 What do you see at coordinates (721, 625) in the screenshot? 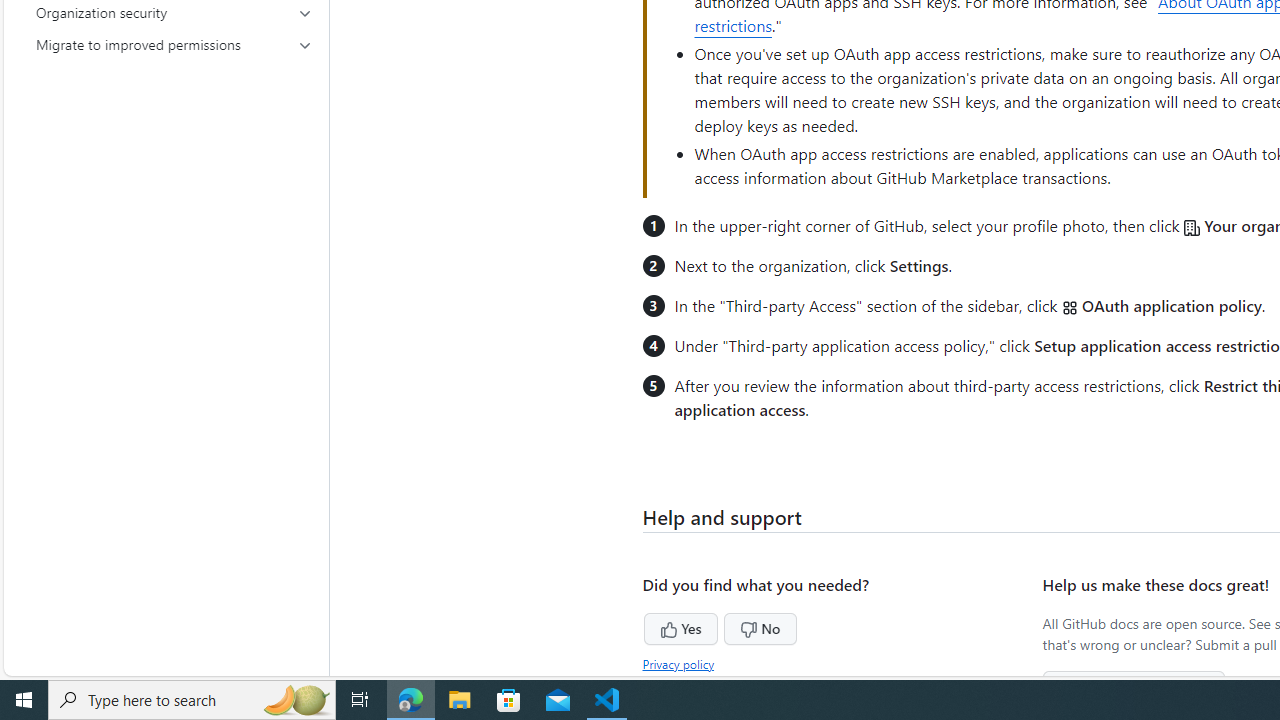
I see `'No'` at bounding box center [721, 625].